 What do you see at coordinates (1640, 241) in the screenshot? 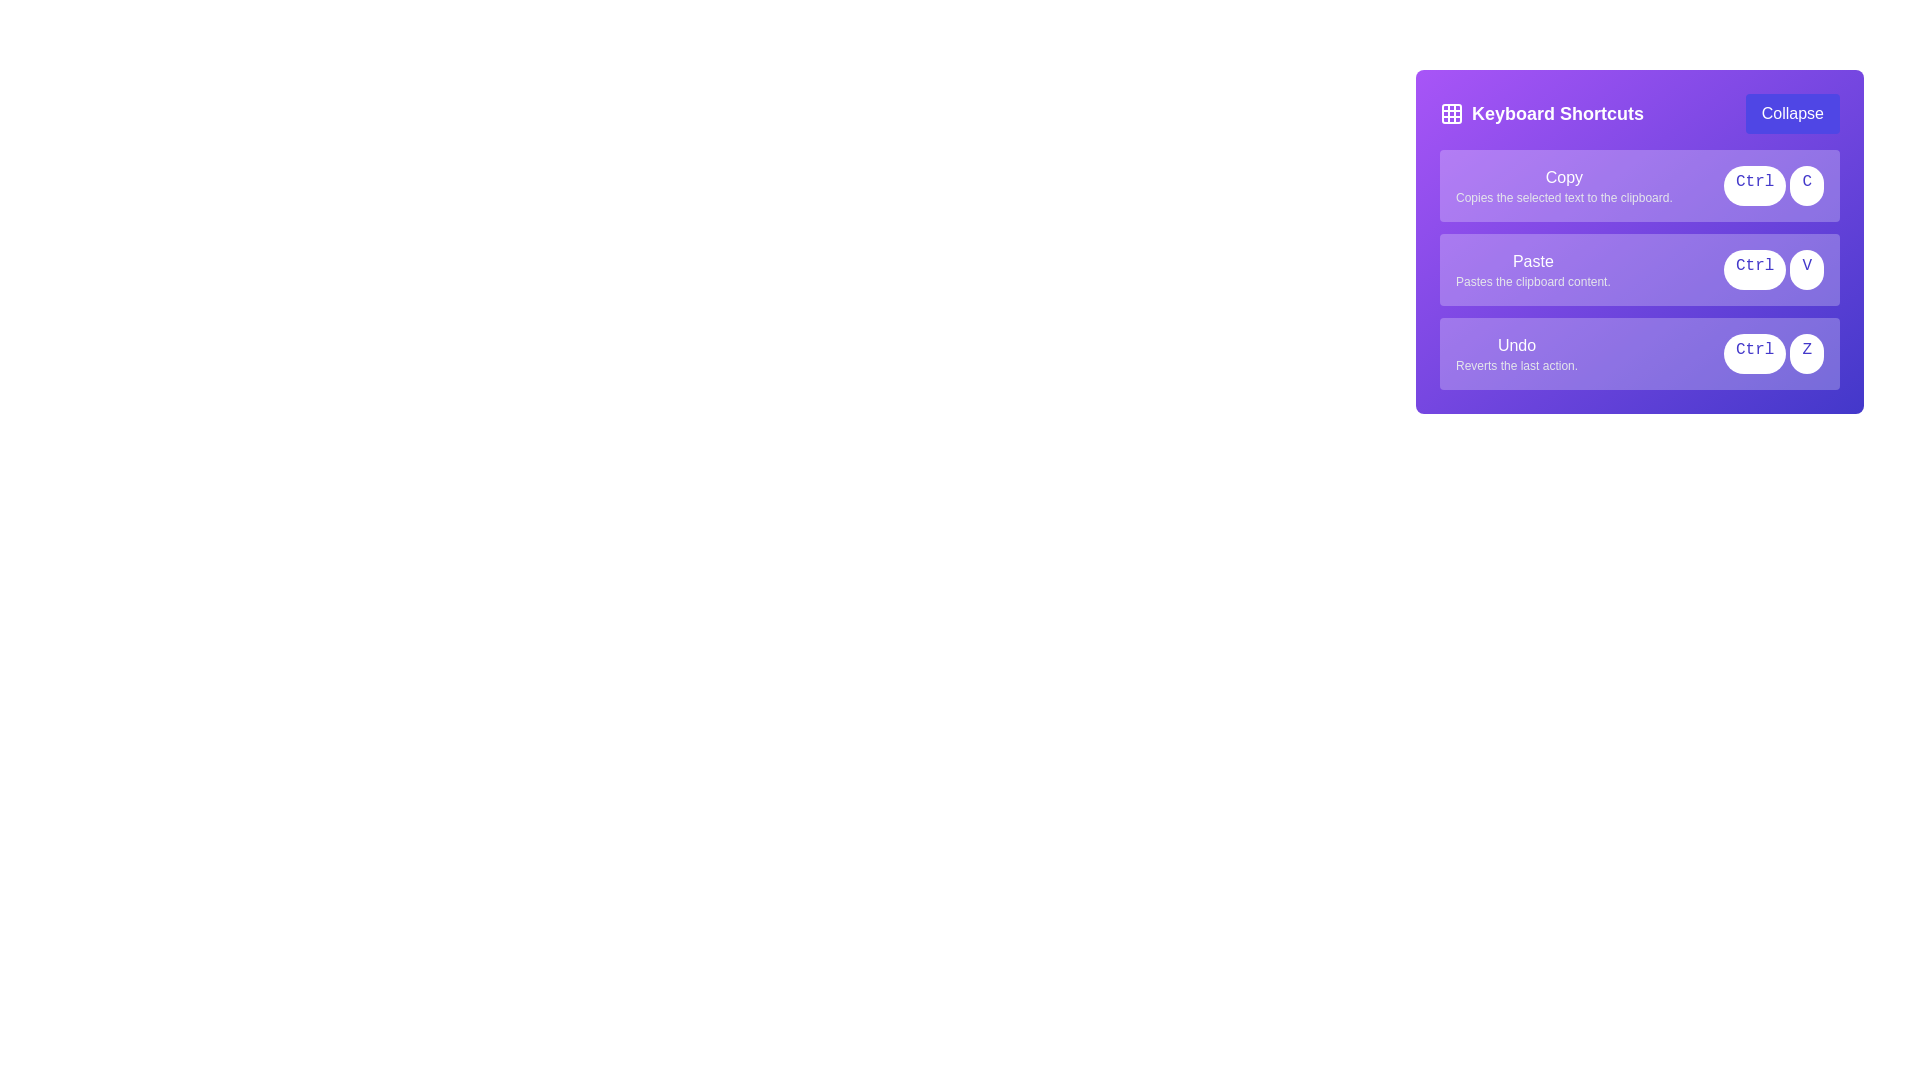
I see `information presented about the 'Paste' shortcut located in the informational panel section of the 'Keyboard Shortcuts' dialog box, positioned between the 'Copy' and 'Undo' sections` at bounding box center [1640, 241].